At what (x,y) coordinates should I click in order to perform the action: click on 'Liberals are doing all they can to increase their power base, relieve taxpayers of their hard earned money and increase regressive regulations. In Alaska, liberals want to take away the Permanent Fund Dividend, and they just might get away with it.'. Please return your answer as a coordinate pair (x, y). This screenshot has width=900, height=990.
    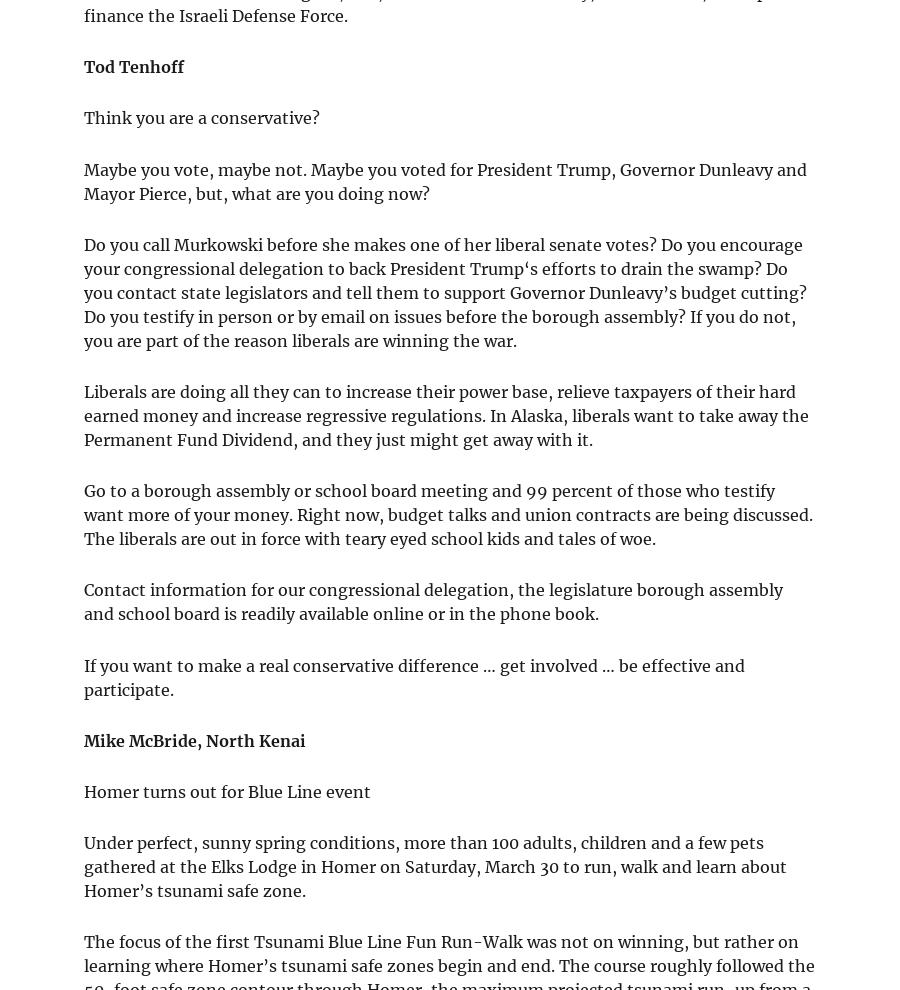
    Looking at the image, I should click on (446, 414).